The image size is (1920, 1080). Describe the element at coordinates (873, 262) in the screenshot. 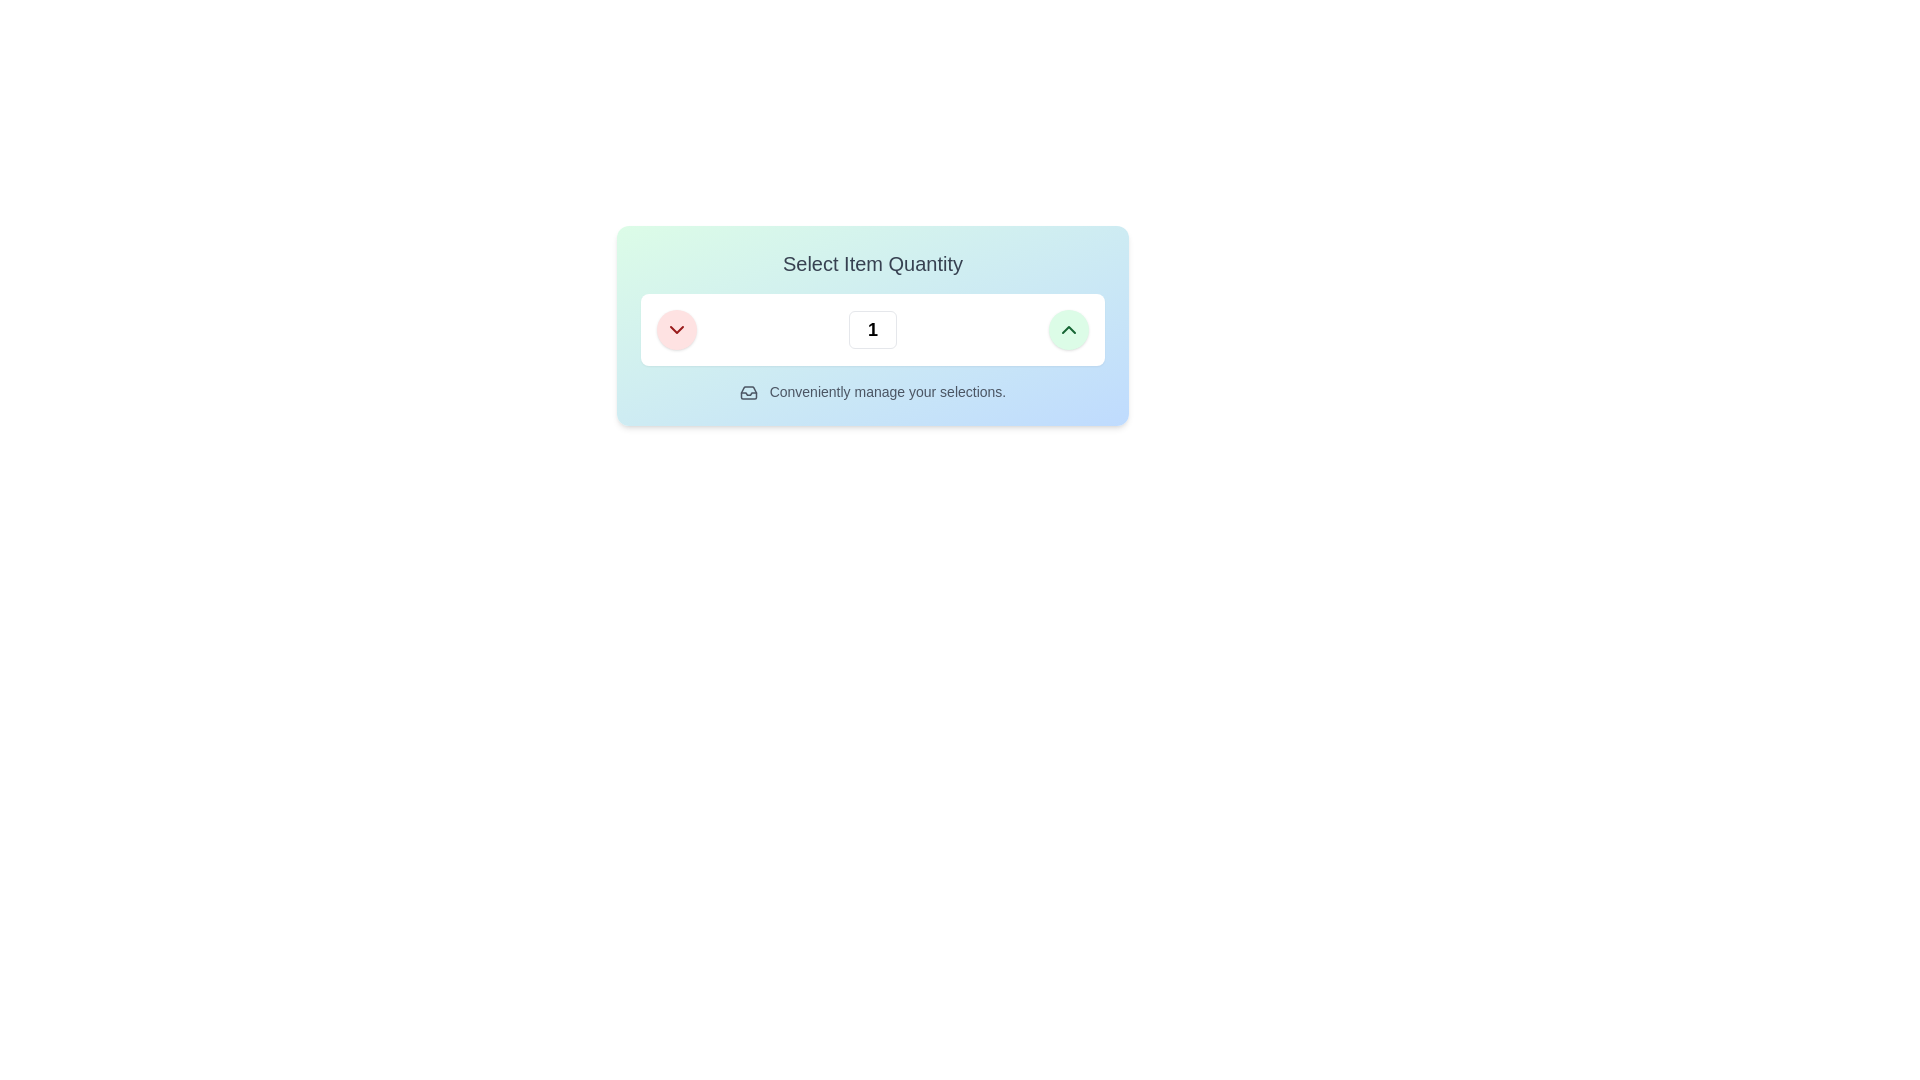

I see `text from the label that indicates the quantity selection for the item, located at the upper section of the card-like layout, above the quantity selector and subtitle` at that location.